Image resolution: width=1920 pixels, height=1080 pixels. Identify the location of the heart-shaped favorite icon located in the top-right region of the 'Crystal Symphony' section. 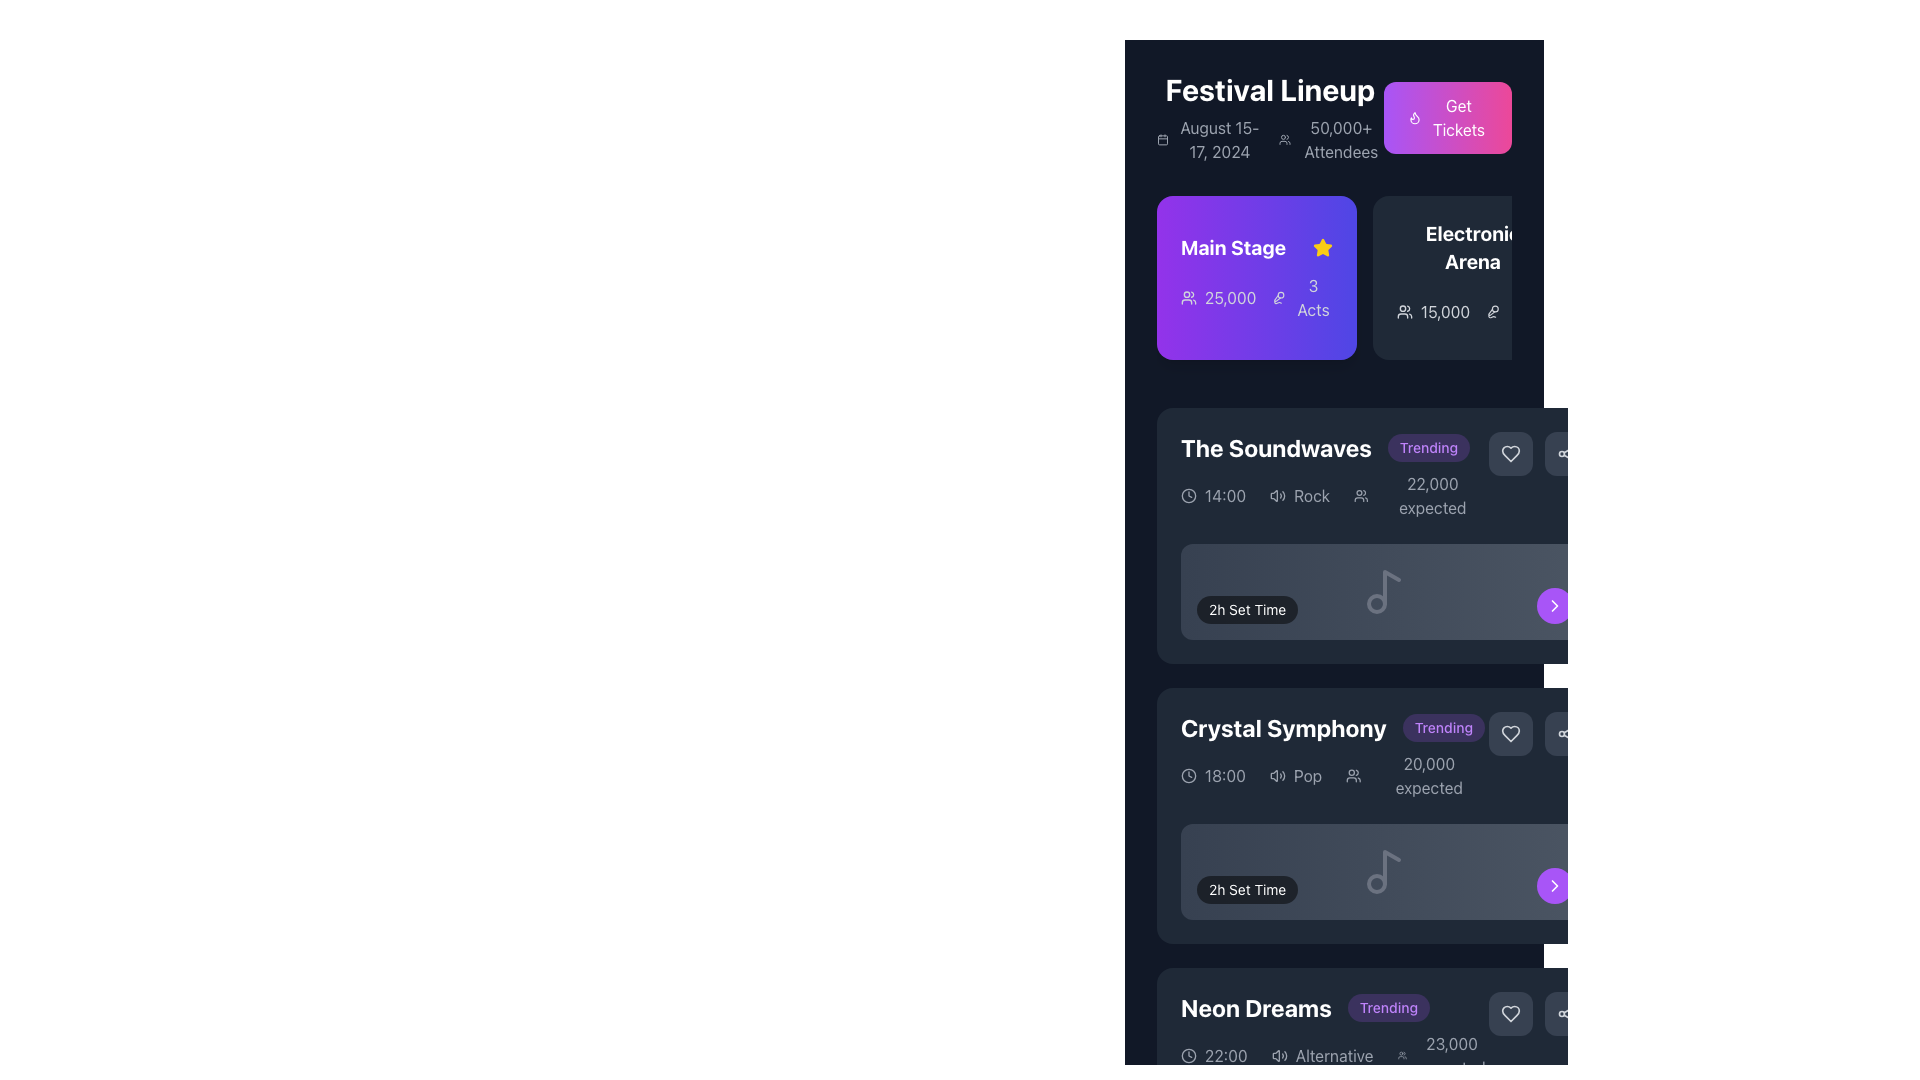
(1511, 733).